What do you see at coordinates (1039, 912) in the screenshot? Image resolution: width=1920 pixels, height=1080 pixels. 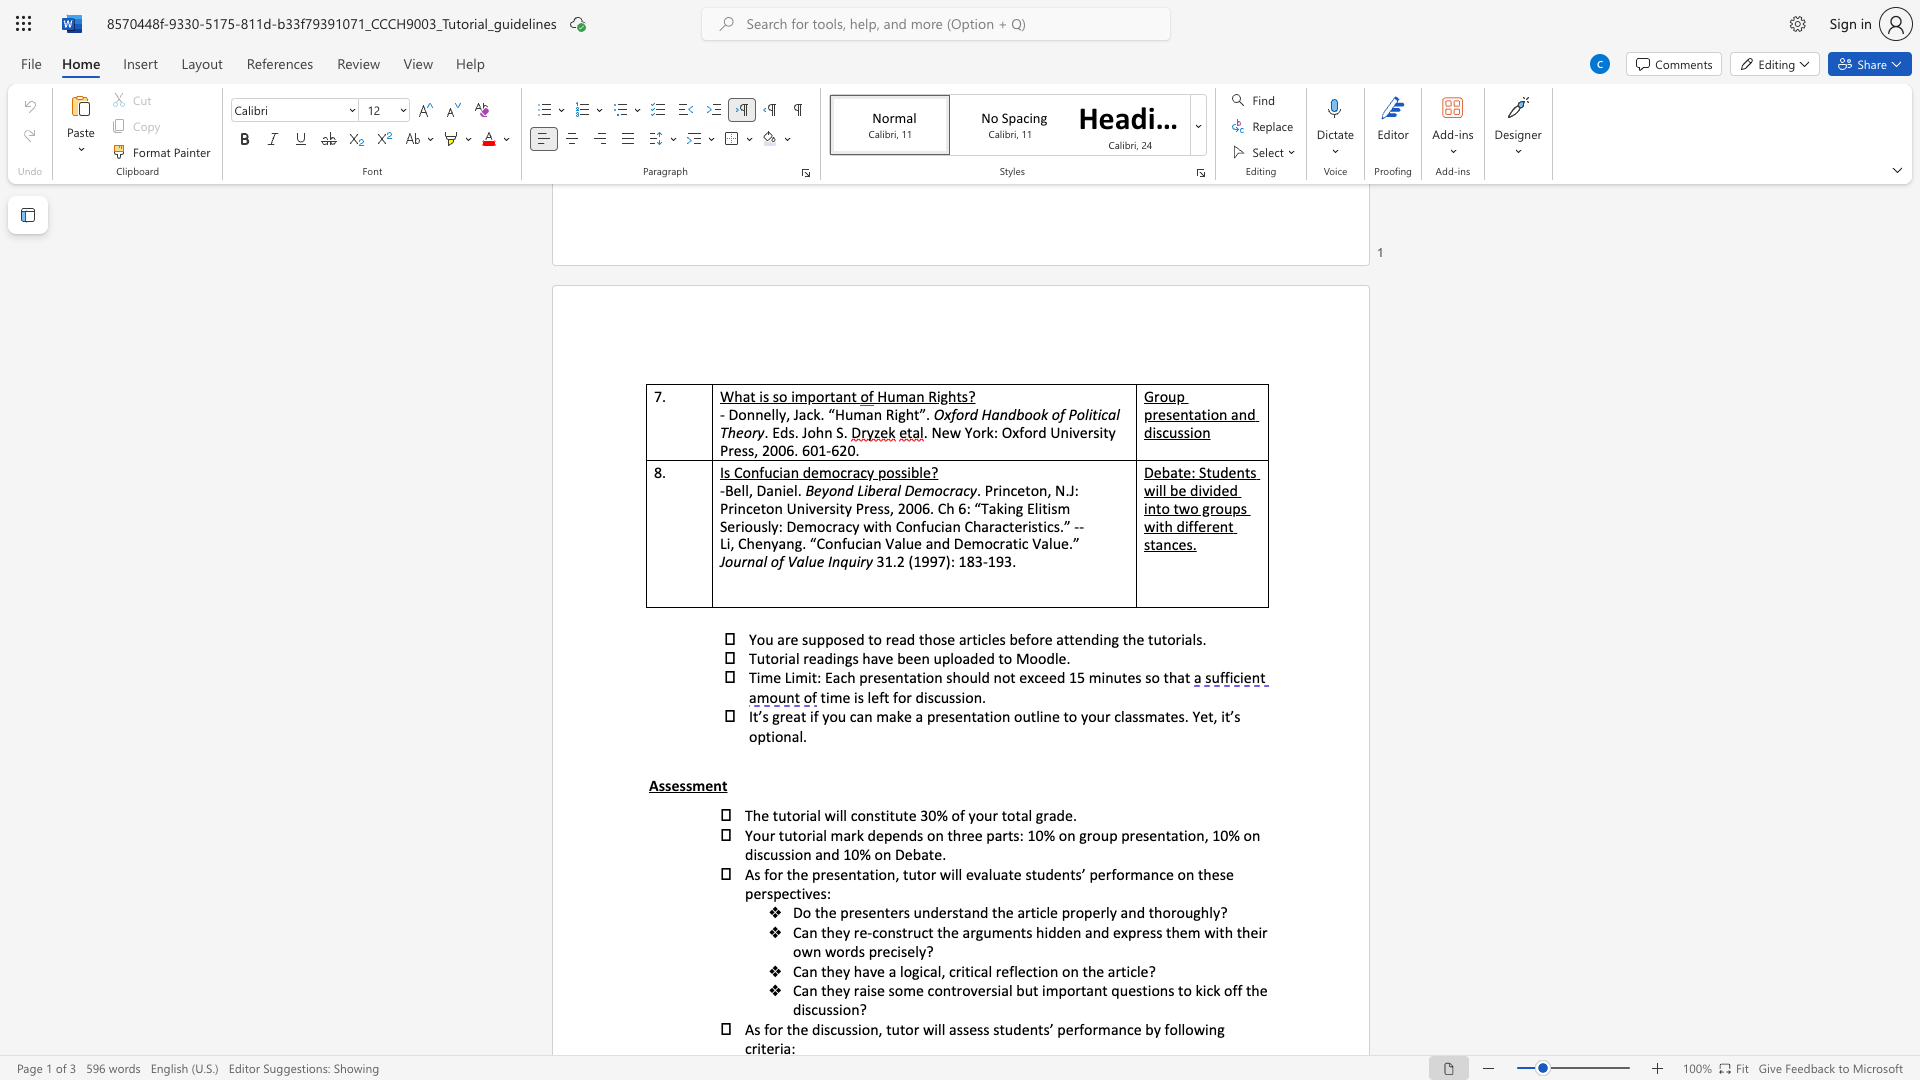 I see `the subset text "cle" within the text "Do the presenters understand the article properly and thoroughly?"` at bounding box center [1039, 912].